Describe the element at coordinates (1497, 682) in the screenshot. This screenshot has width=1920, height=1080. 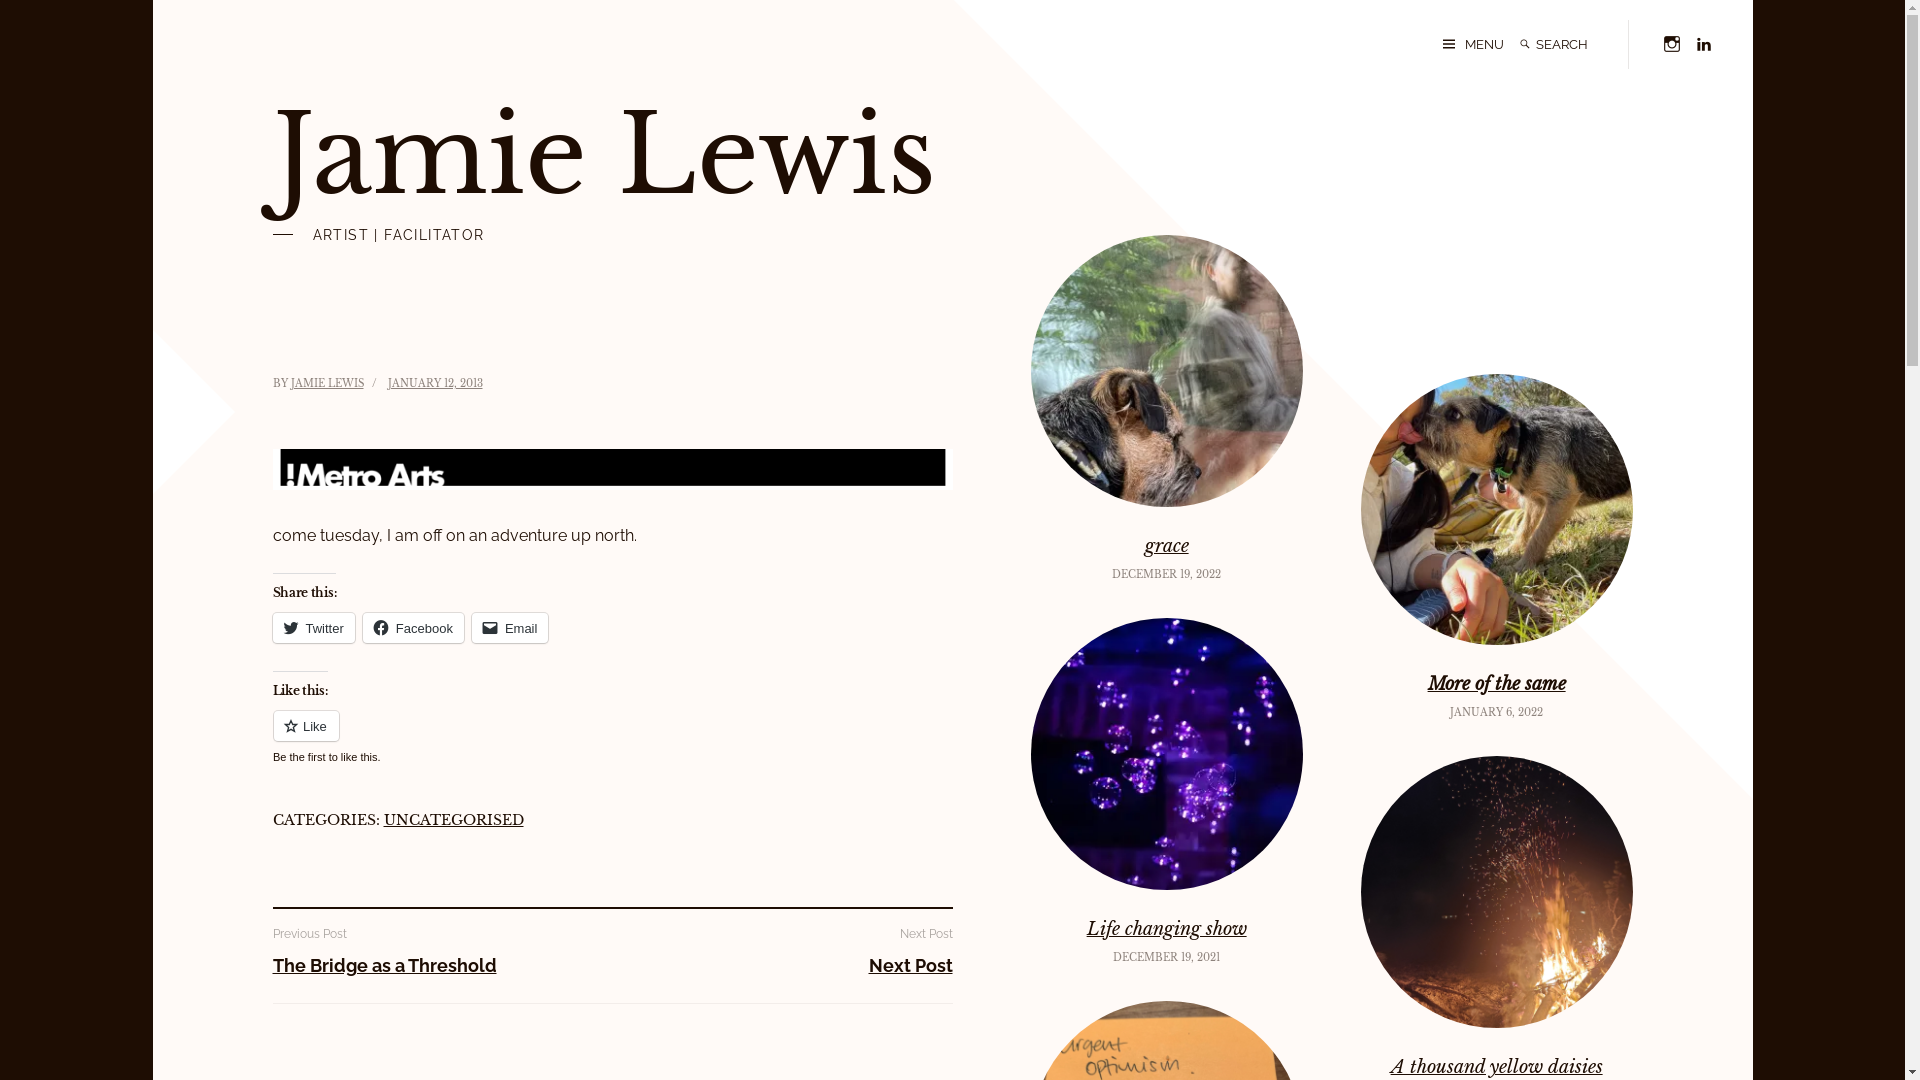
I see `'More of the same'` at that location.